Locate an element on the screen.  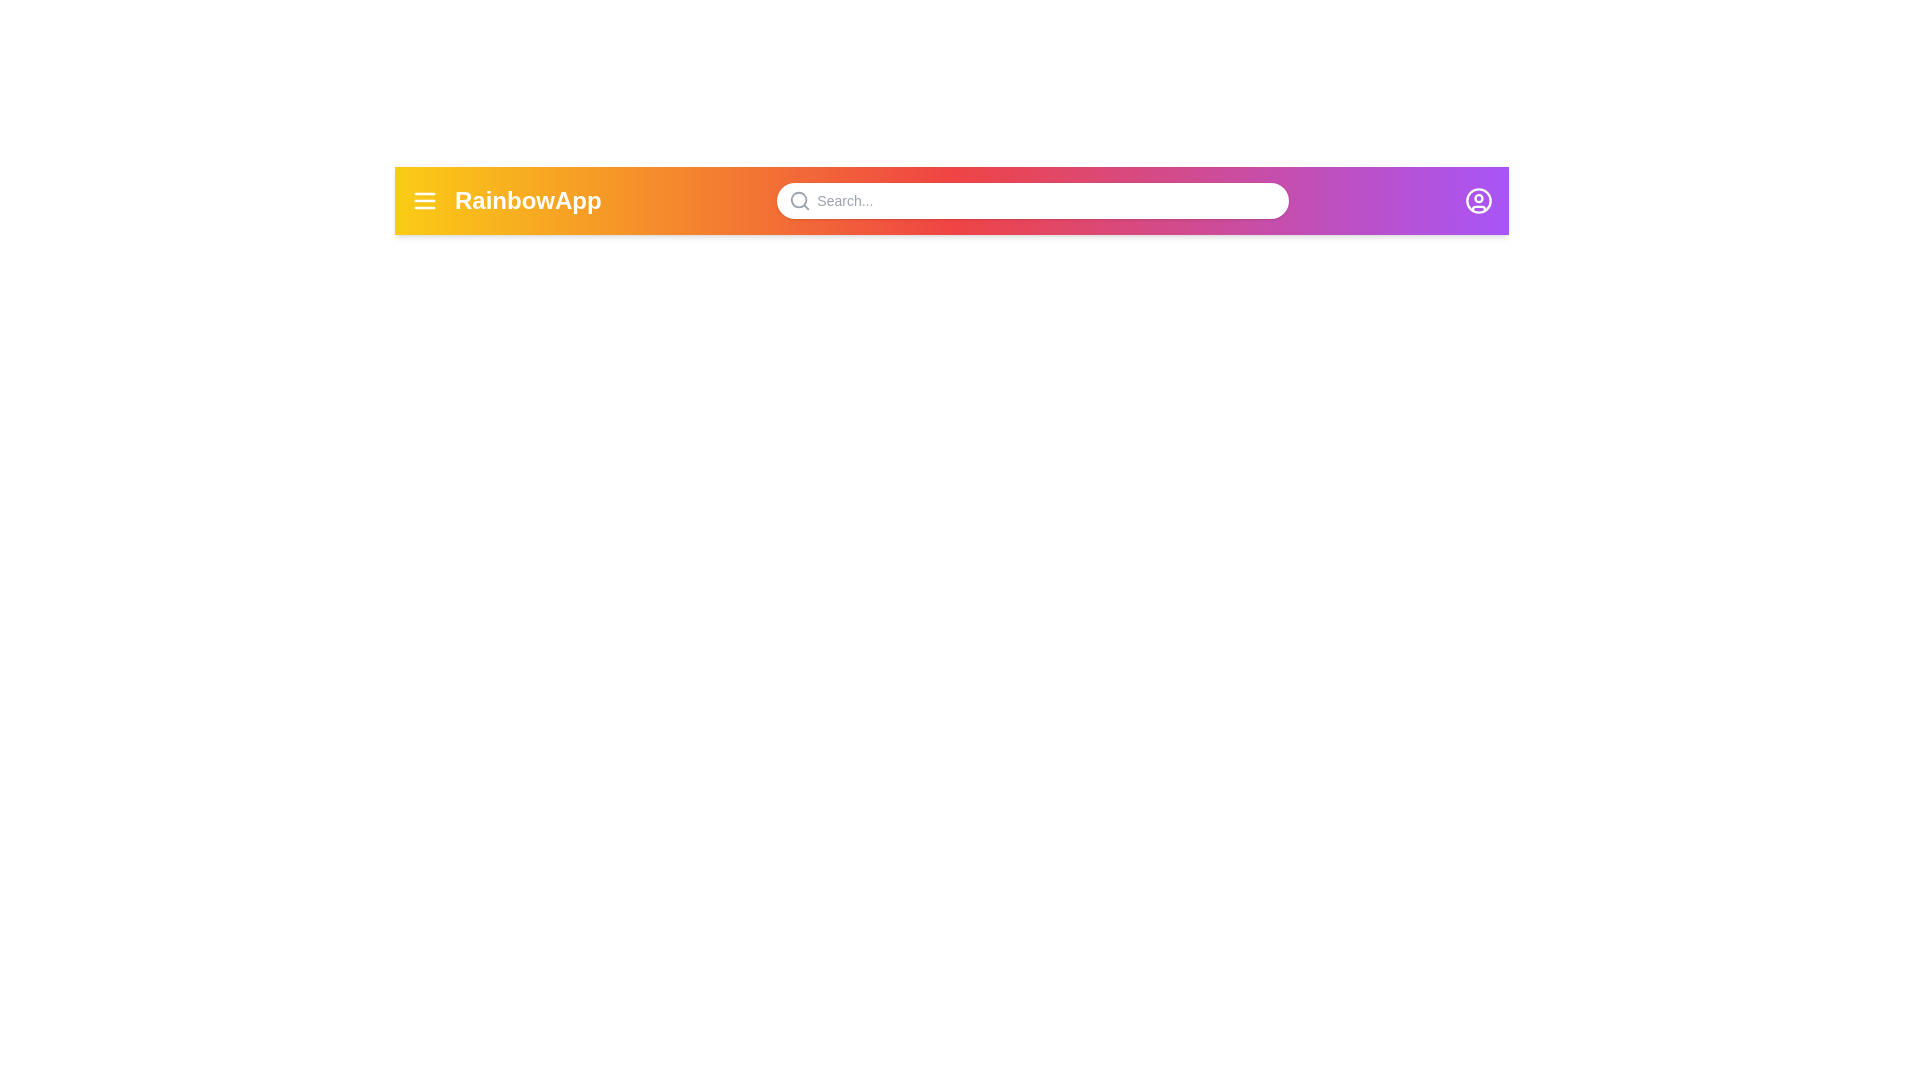
the search bar and enter the text 'example search' is located at coordinates (1032, 200).